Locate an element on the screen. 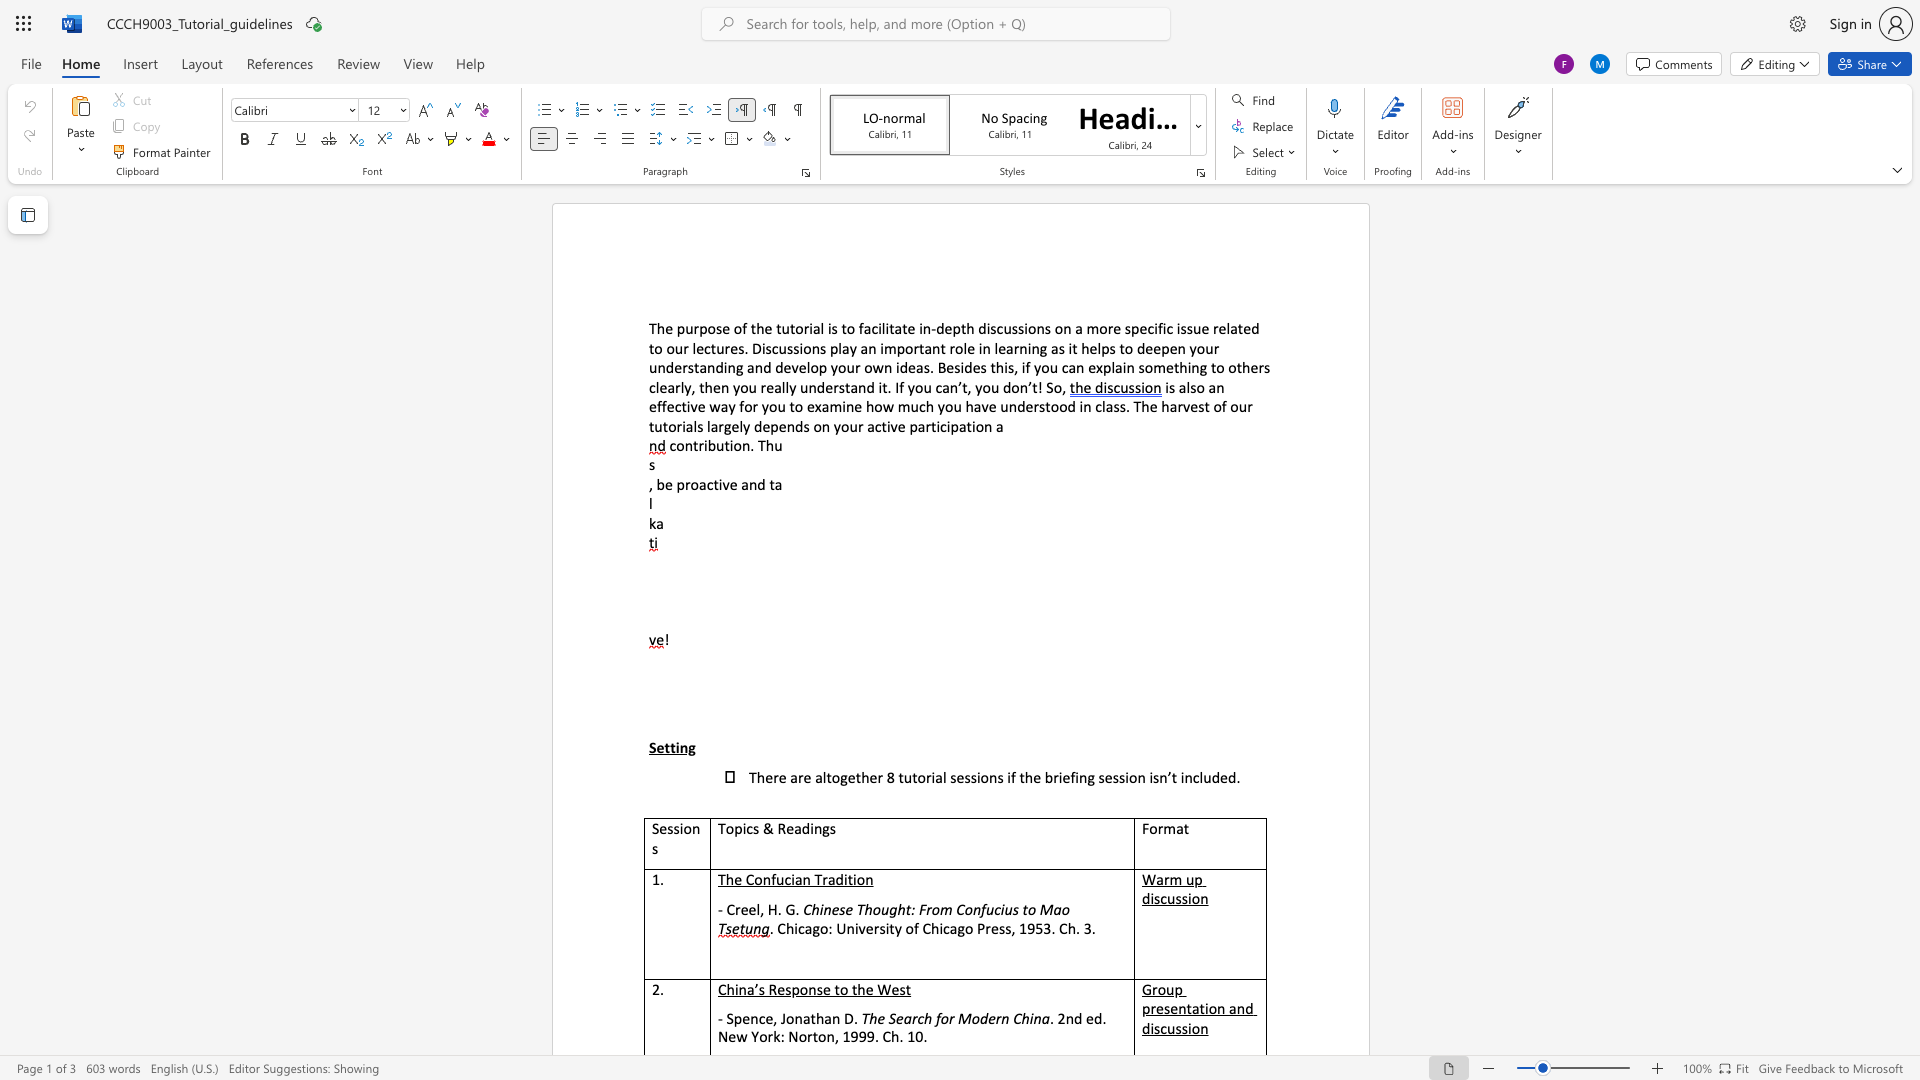  the 1th character "r" in the text is located at coordinates (860, 425).